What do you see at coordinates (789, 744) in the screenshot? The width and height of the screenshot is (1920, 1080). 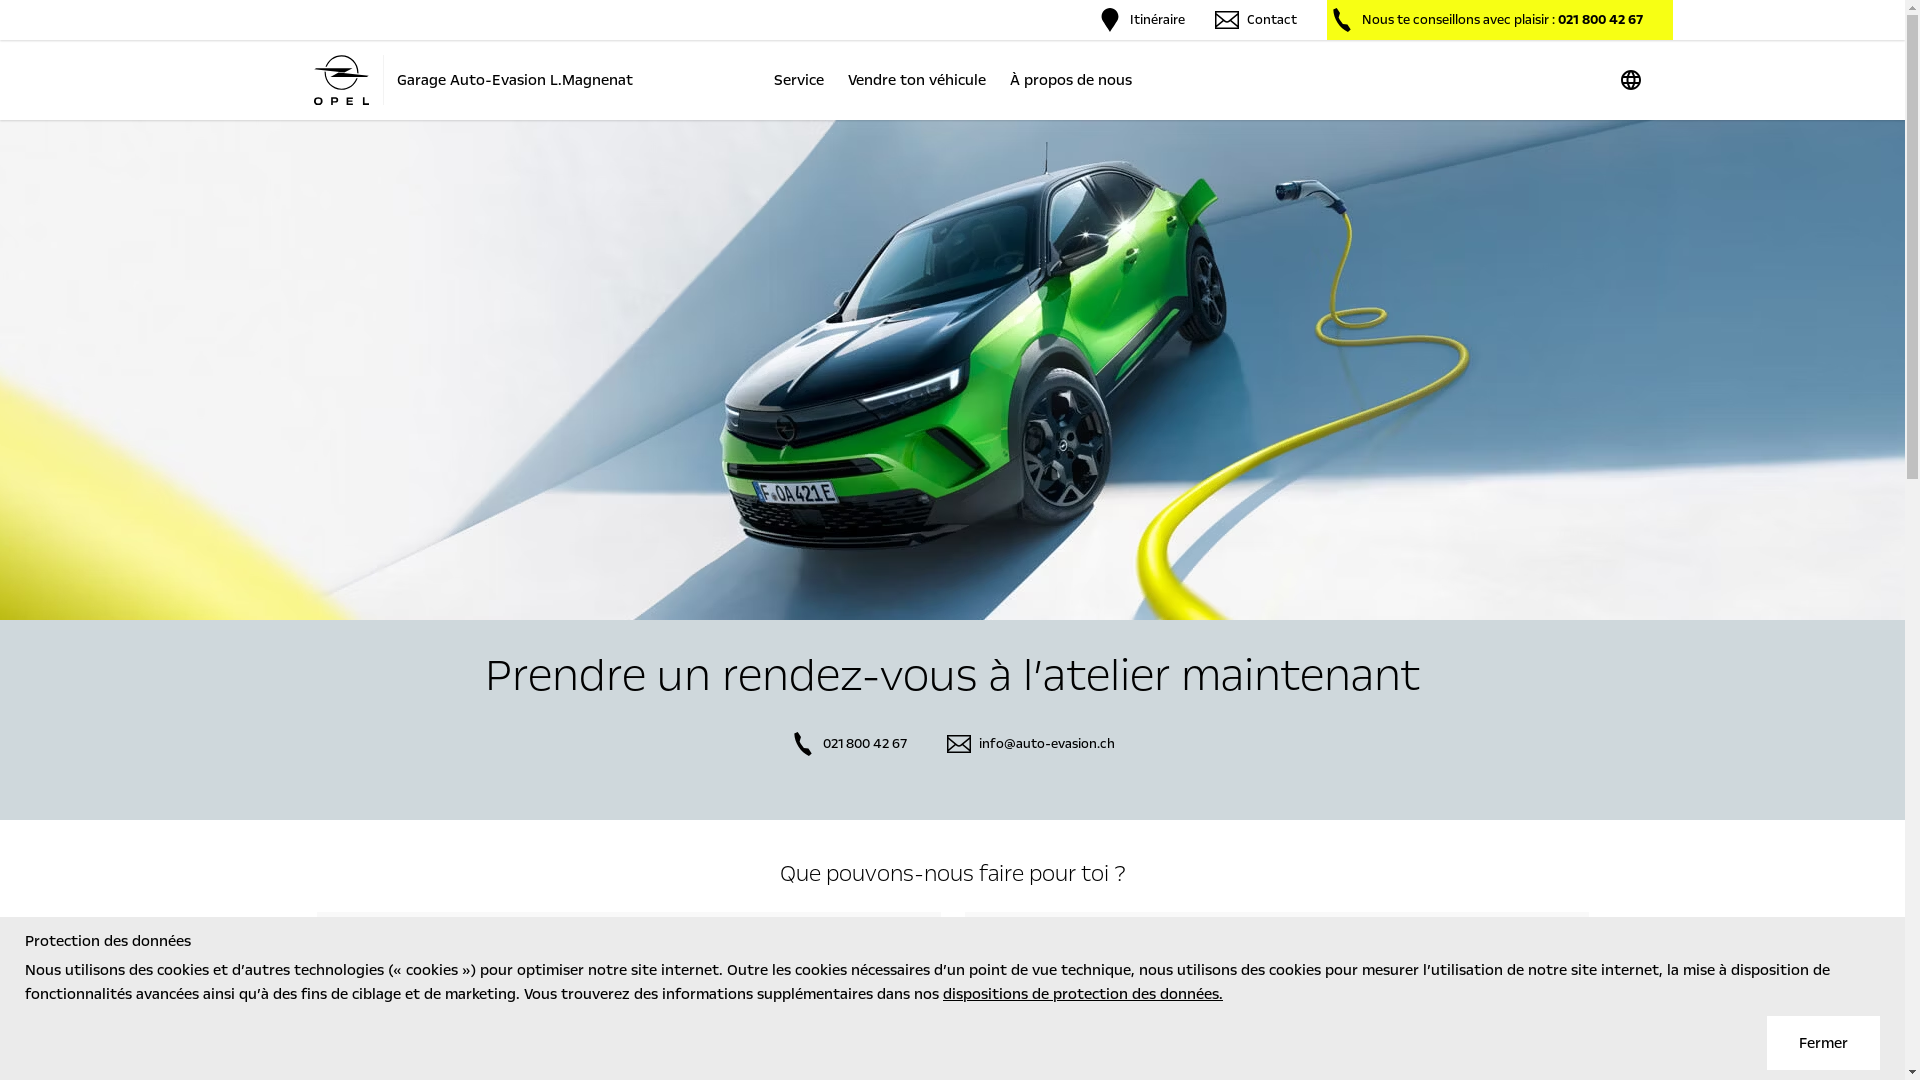 I see `'021 800 42 67'` at bounding box center [789, 744].